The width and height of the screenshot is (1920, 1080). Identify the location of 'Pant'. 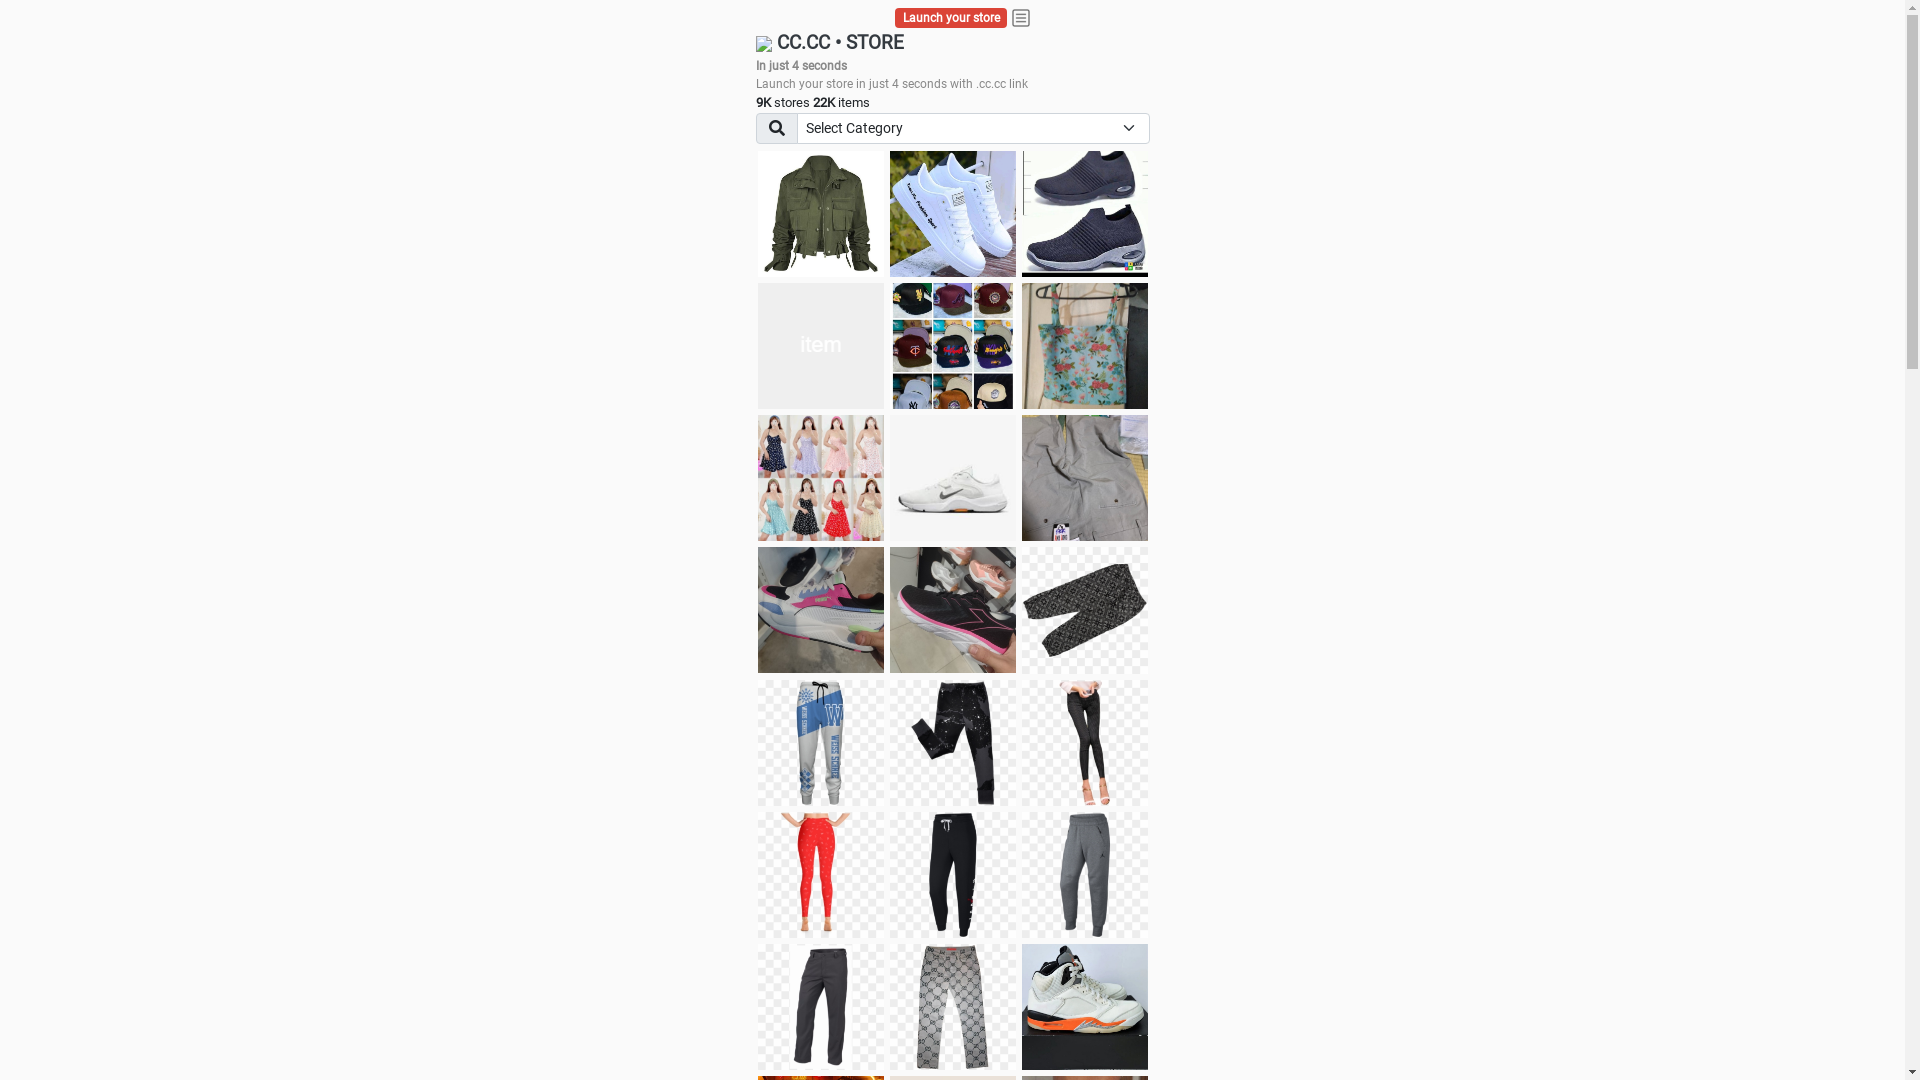
(1083, 874).